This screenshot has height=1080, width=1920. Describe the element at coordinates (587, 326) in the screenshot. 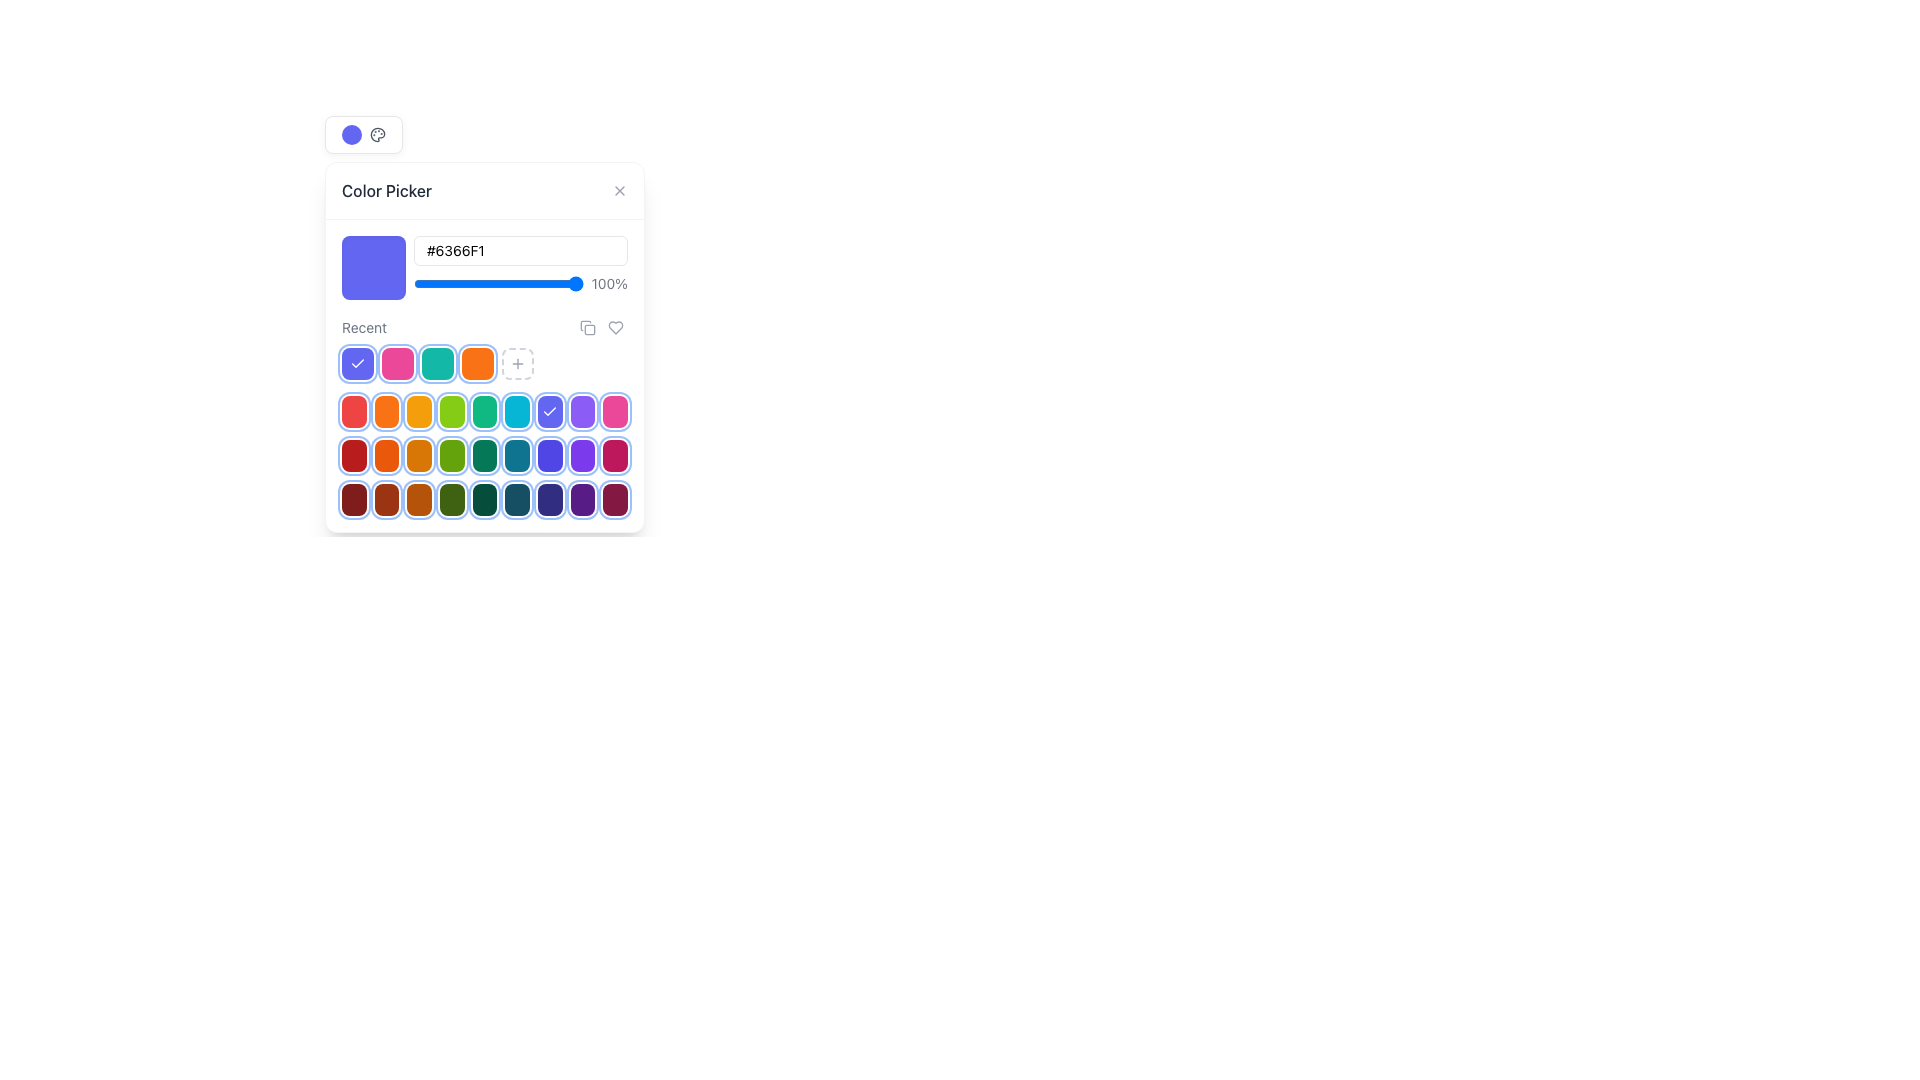

I see `the leftmost button with an icon in the top-right part of the color picker dialog to copy a value` at that location.